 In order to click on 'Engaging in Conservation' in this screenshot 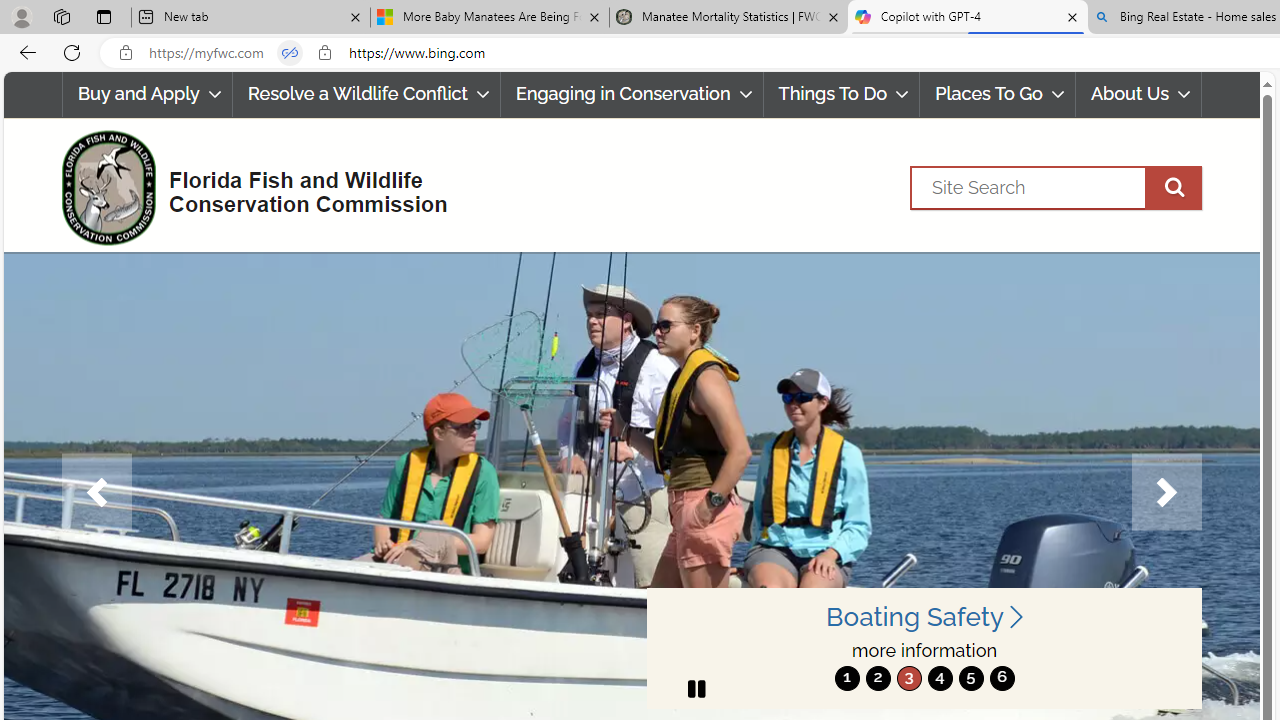, I will do `click(631, 94)`.